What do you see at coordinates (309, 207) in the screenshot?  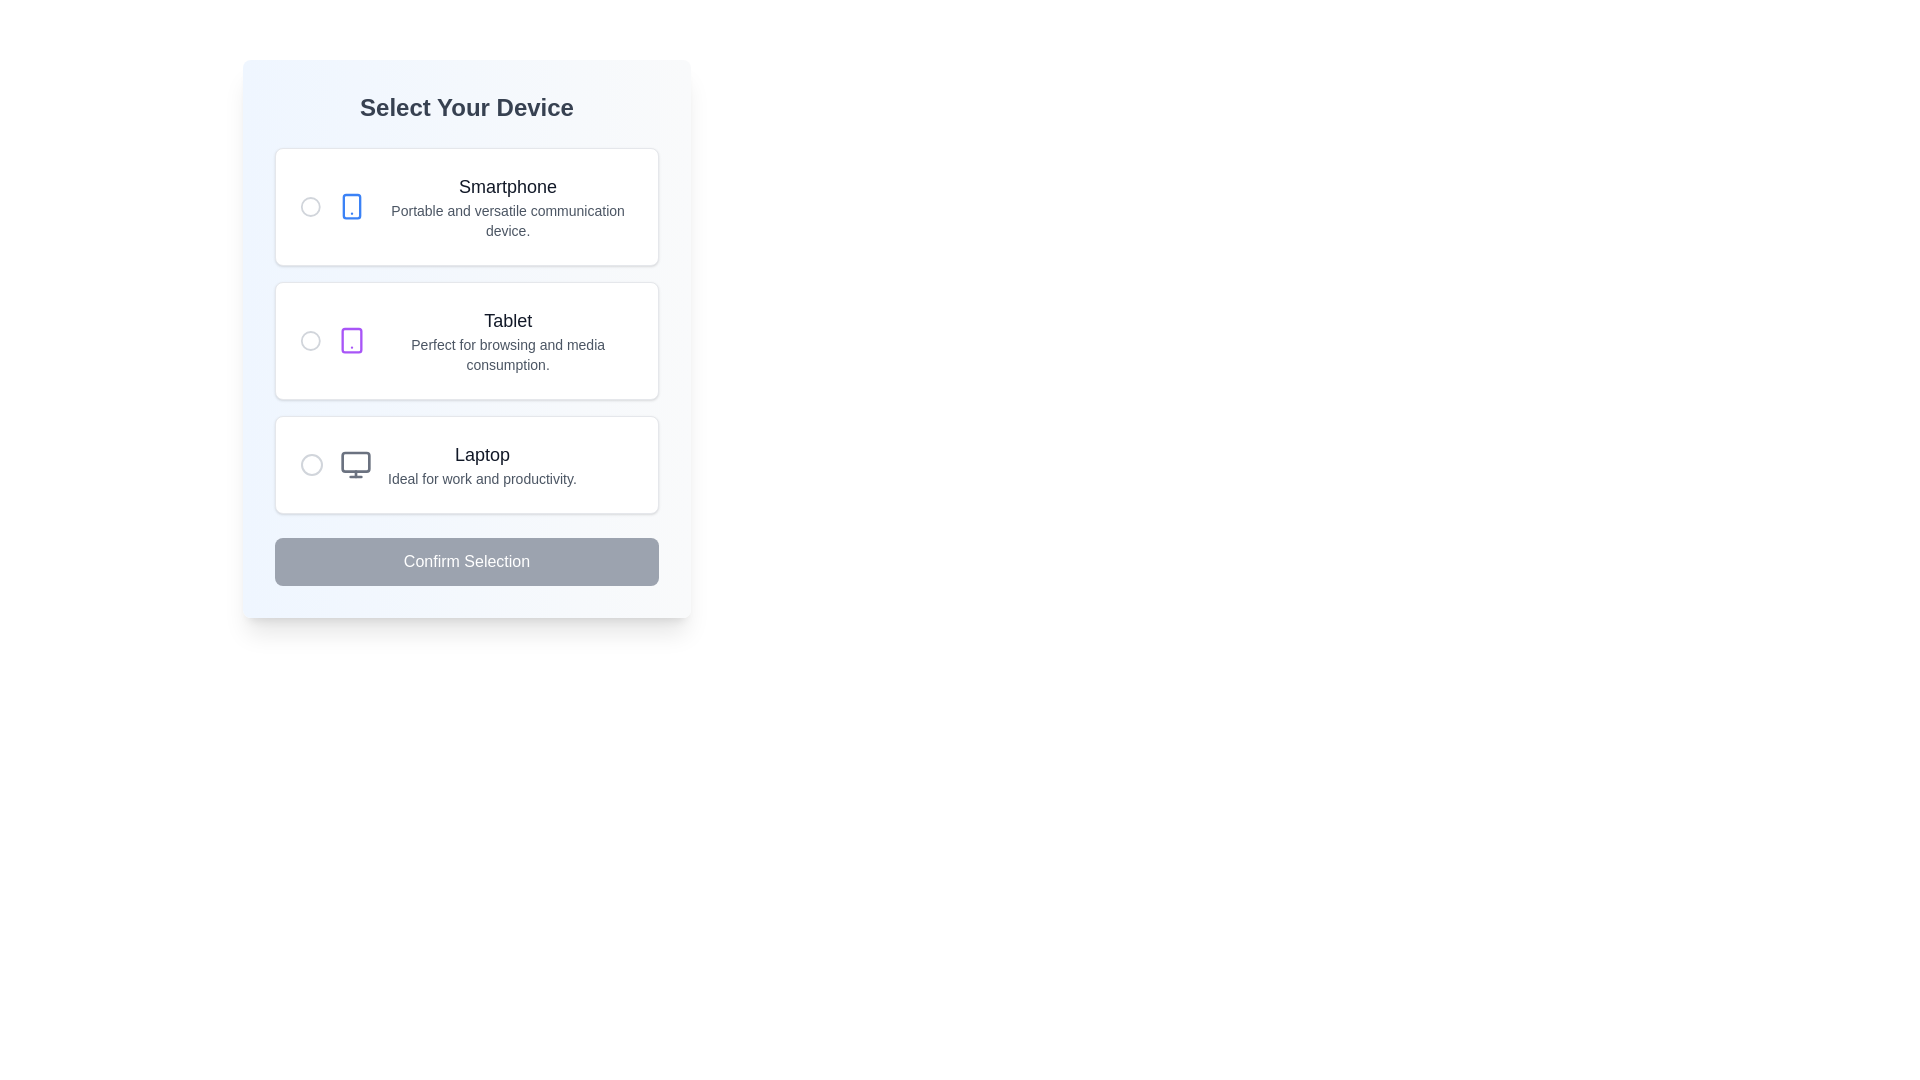 I see `the circular selection indicator for the 'Smartphone' option` at bounding box center [309, 207].